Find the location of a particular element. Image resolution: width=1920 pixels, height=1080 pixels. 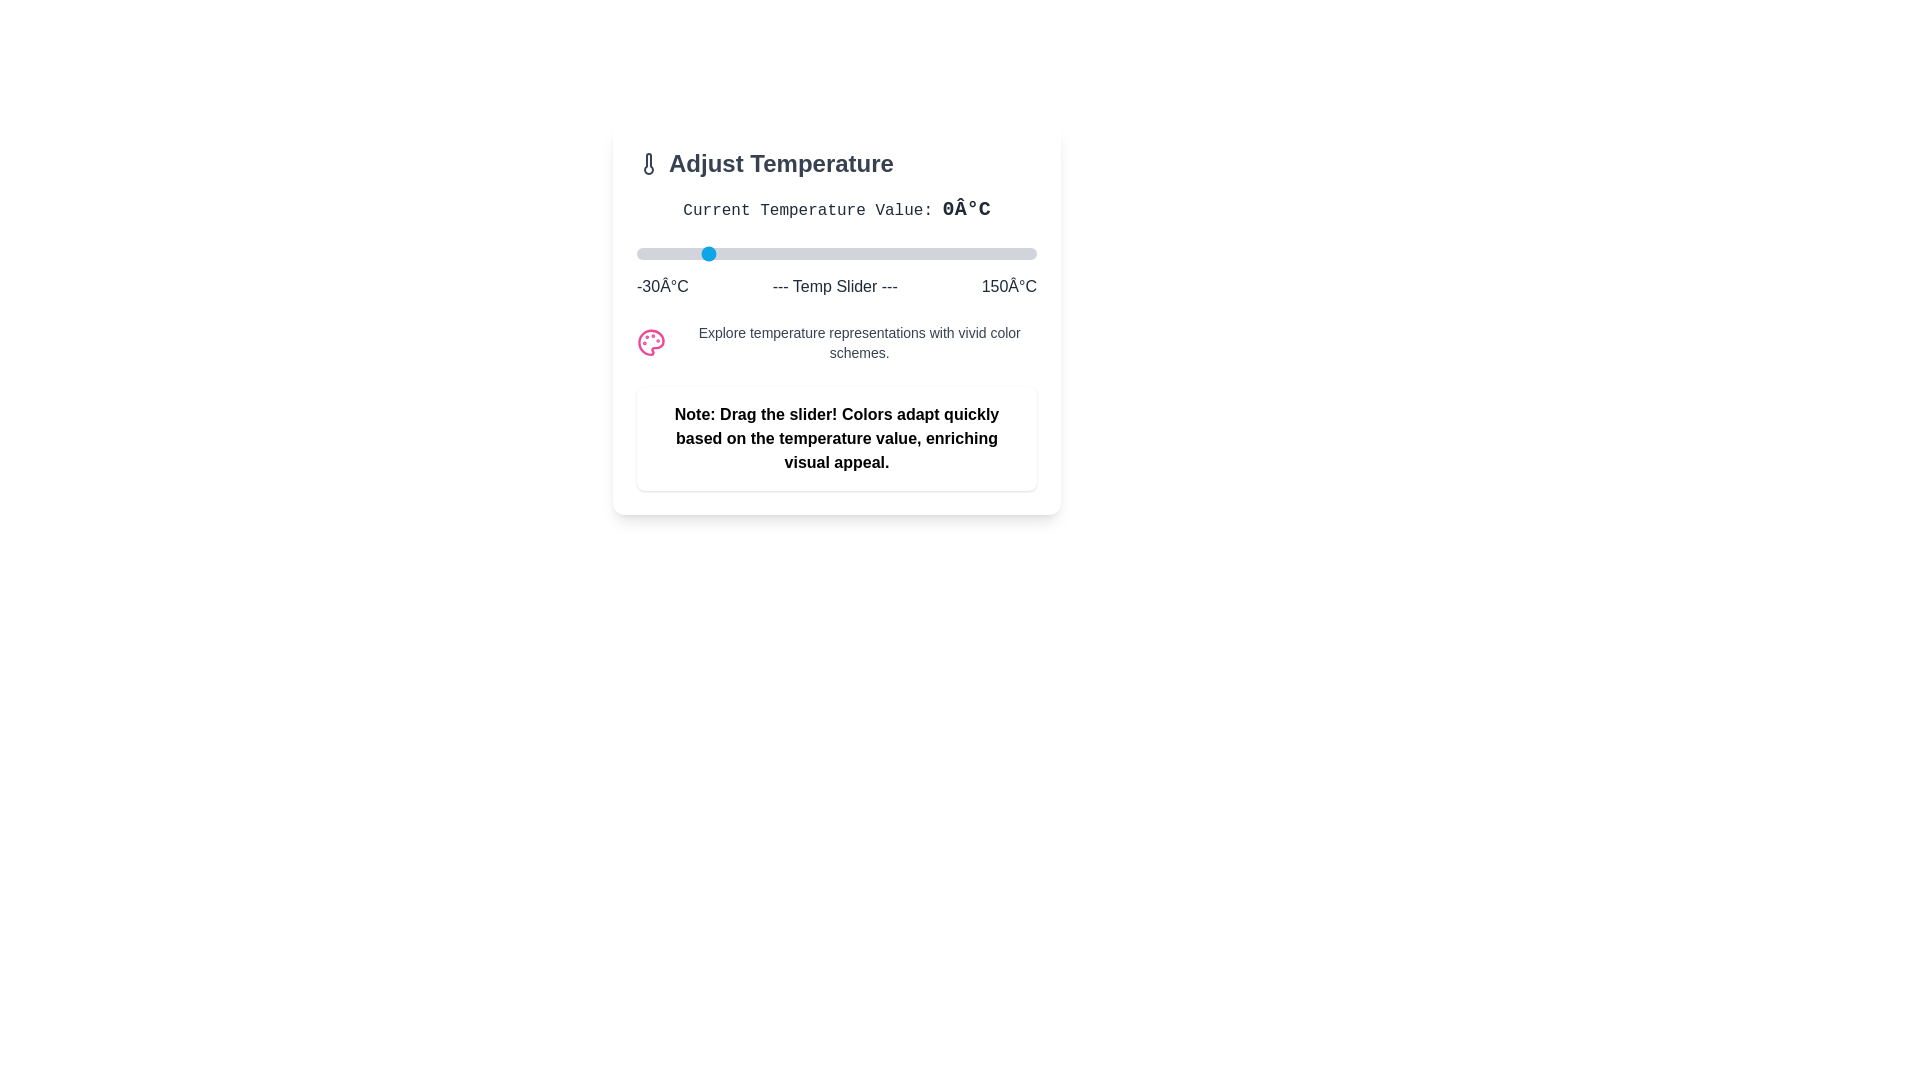

the temperature slider to set the temperature to 32°C is located at coordinates (773, 253).